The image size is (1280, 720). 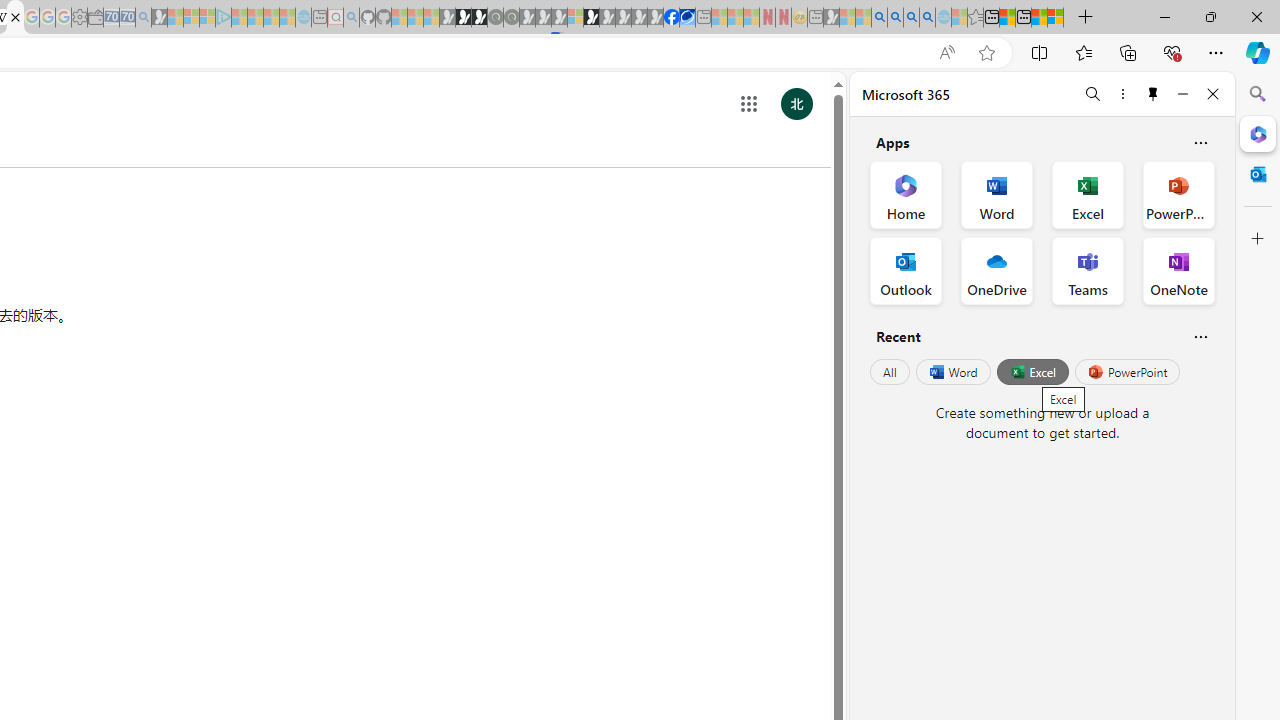 What do you see at coordinates (831, 17) in the screenshot?
I see `'MSN - Sleeping'` at bounding box center [831, 17].